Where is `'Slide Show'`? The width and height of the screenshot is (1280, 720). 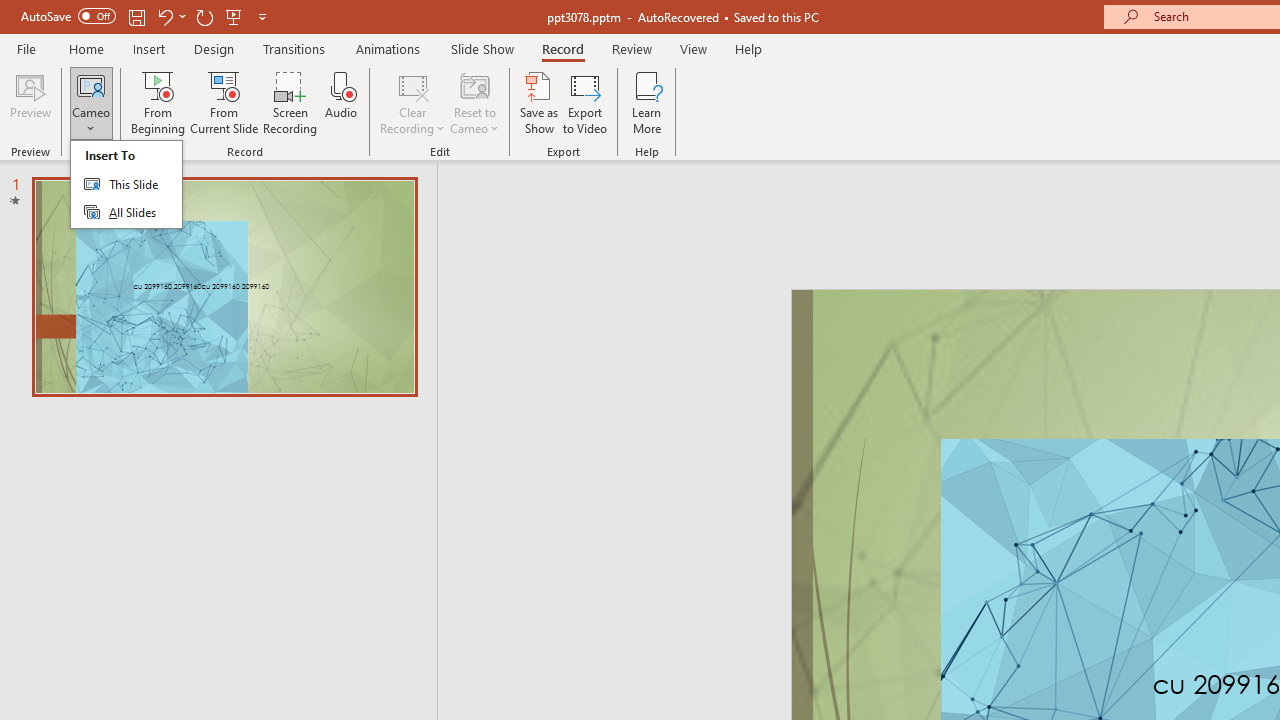
'Slide Show' is located at coordinates (481, 48).